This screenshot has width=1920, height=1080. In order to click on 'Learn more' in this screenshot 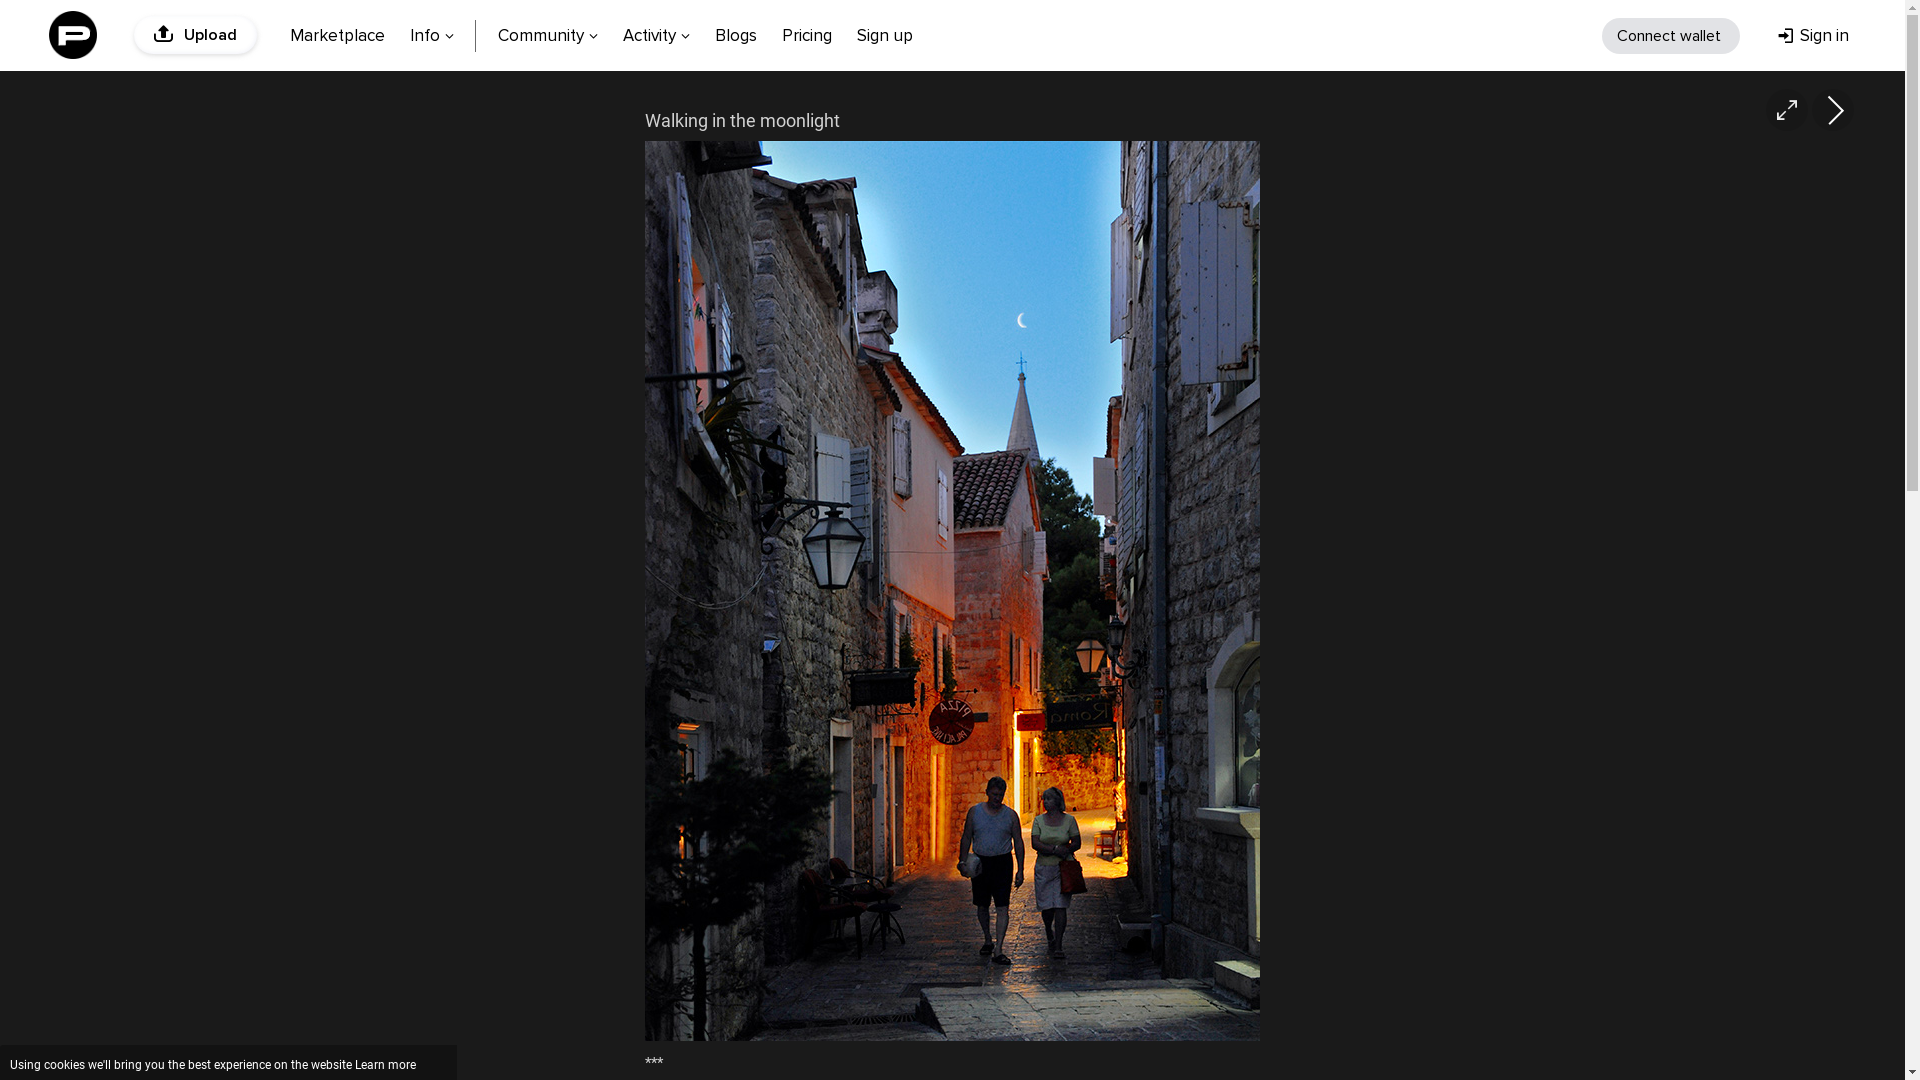, I will do `click(385, 1063)`.